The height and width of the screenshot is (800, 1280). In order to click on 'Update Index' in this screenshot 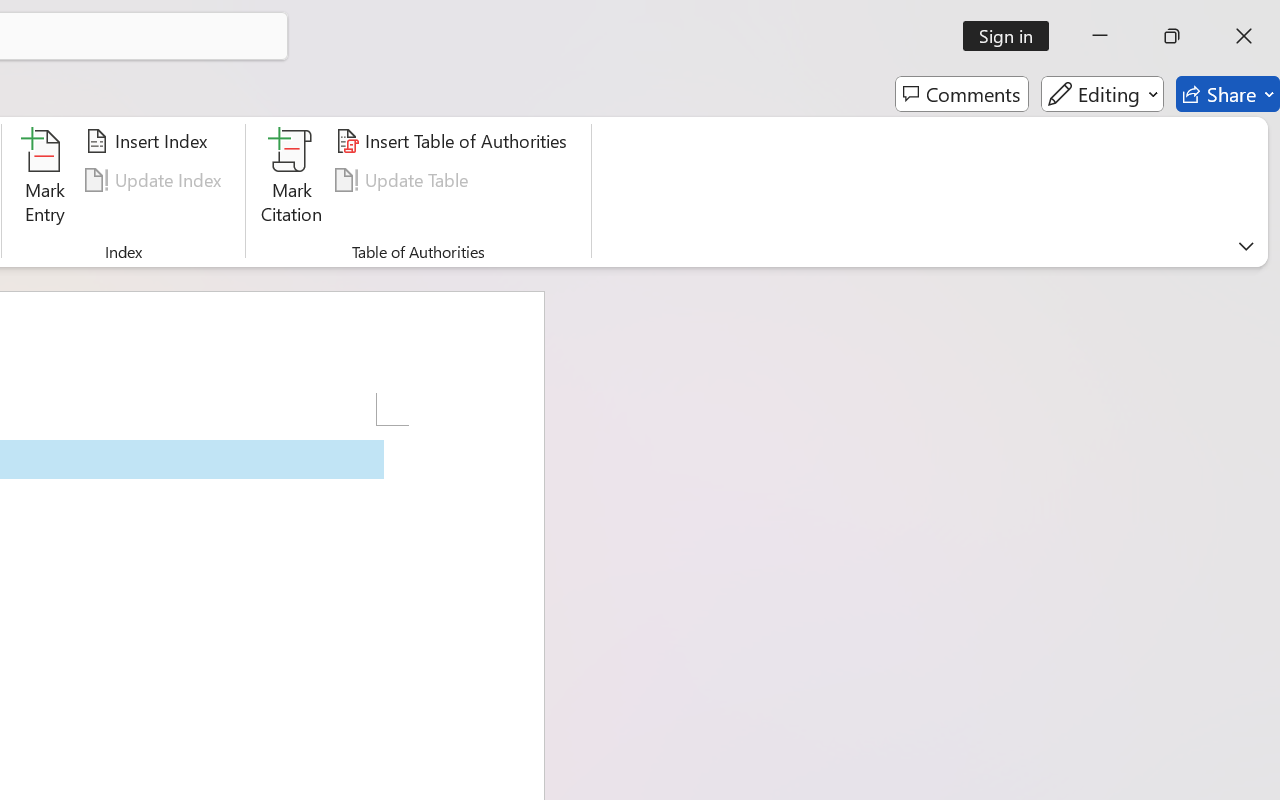, I will do `click(155, 179)`.